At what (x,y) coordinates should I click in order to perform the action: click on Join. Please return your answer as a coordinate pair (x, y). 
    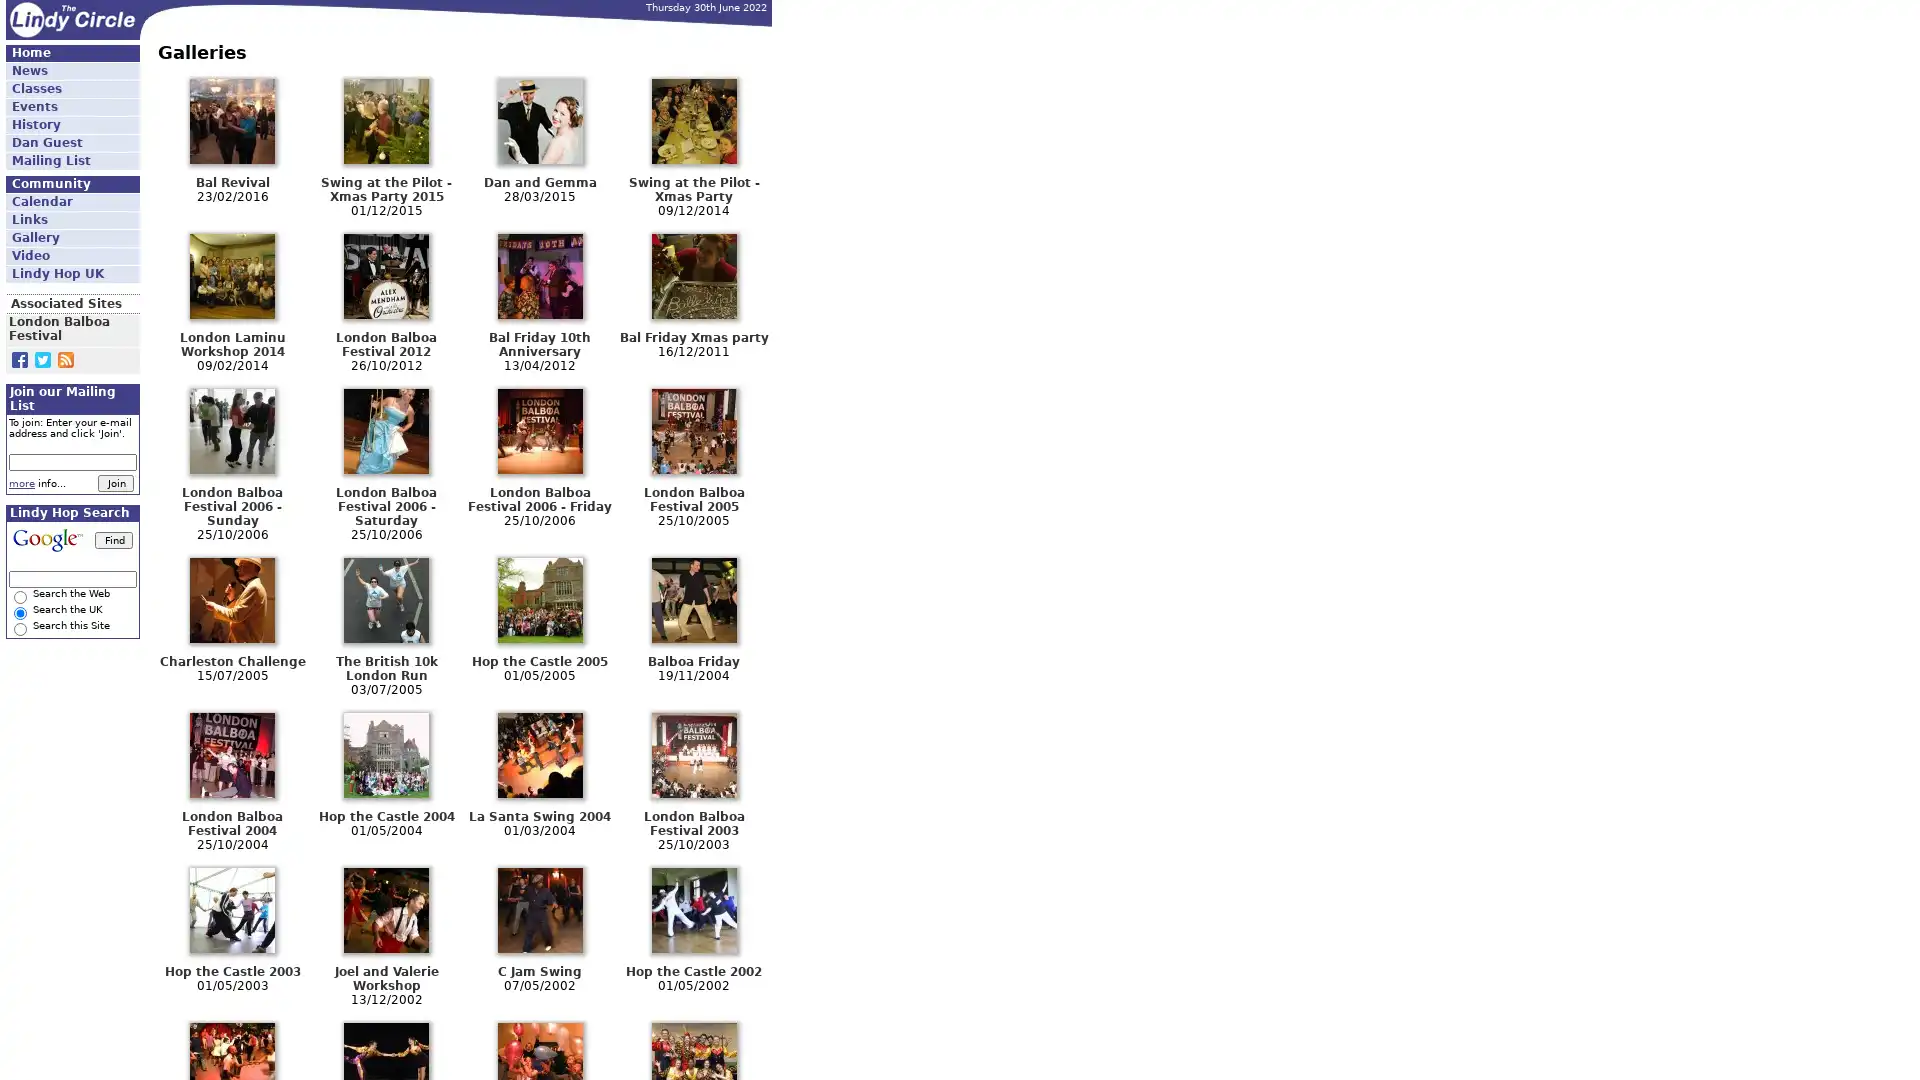
    Looking at the image, I should click on (114, 483).